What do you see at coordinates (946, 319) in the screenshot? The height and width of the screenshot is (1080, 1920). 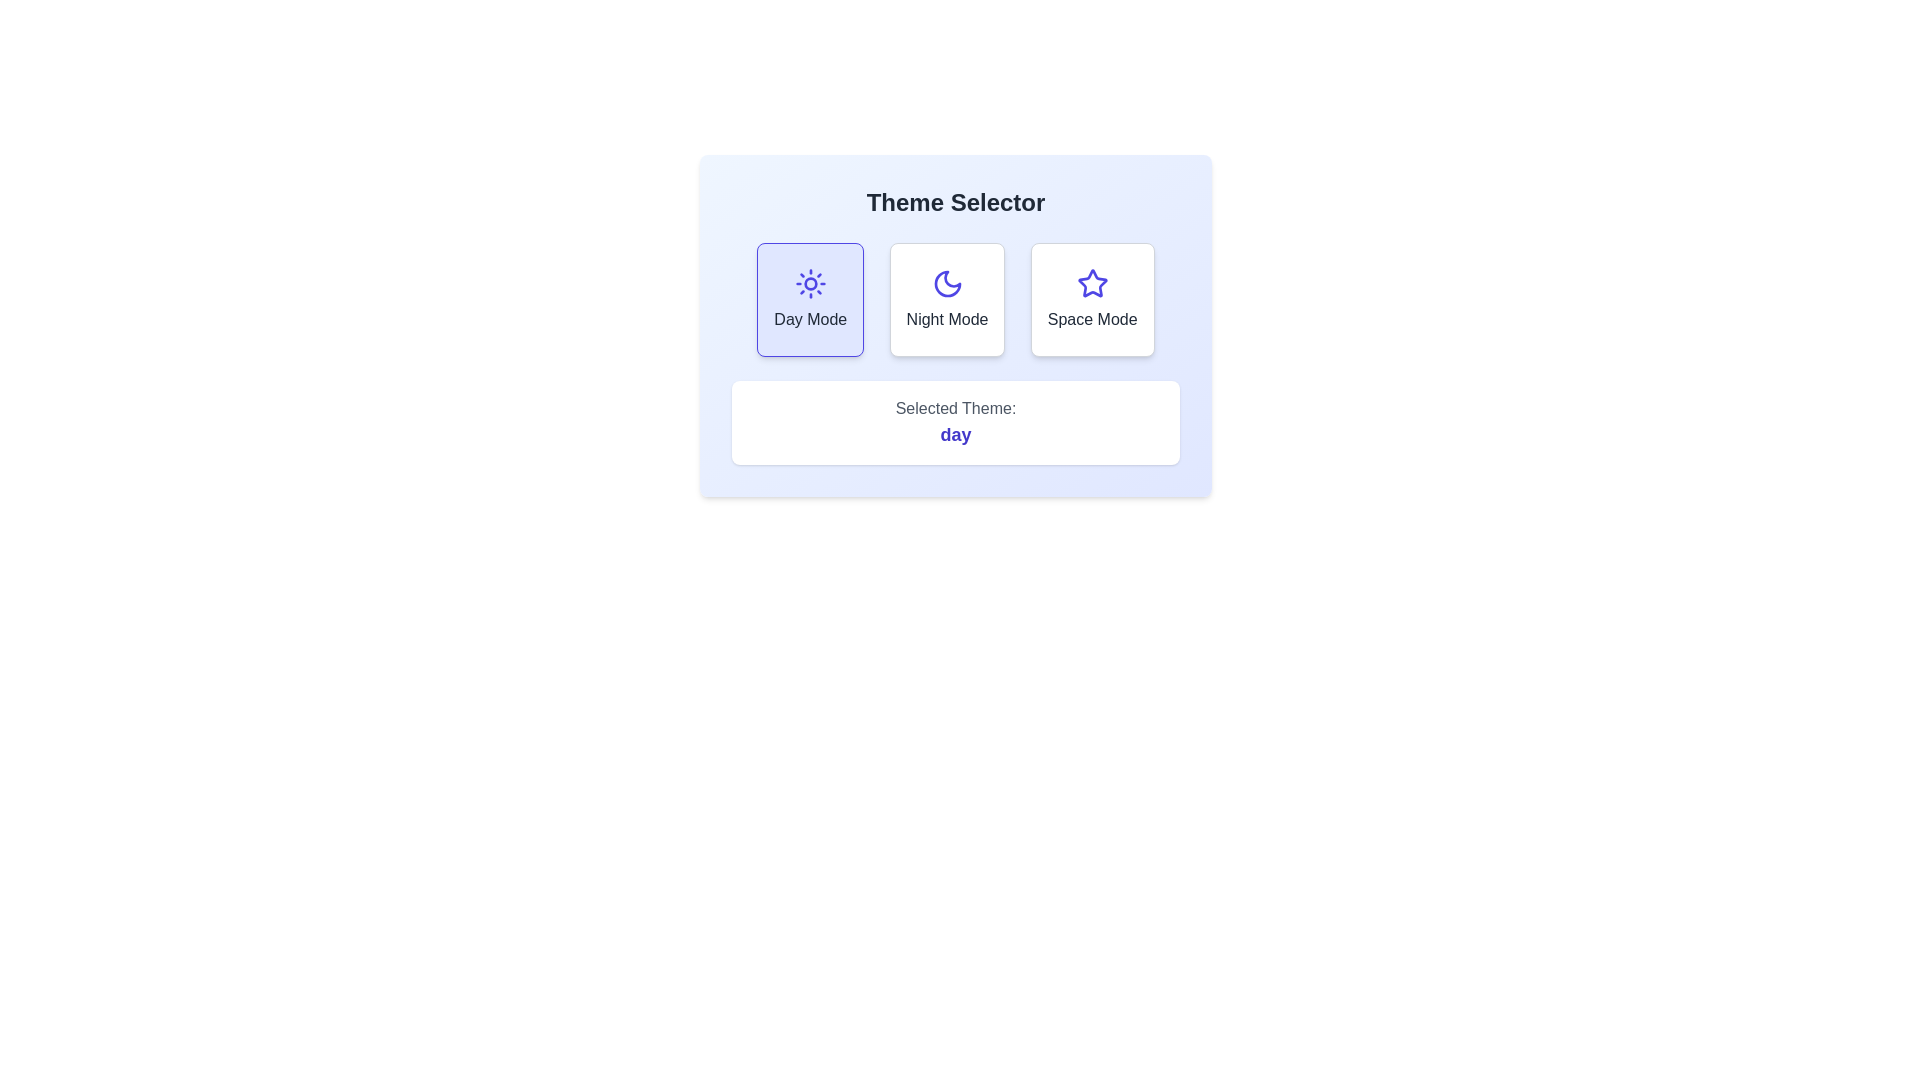 I see `text label 'Night Mode' which is styled in gray color and medium font weight, located in the 'Theme Selector' section of the UI, beneath a moon icon` at bounding box center [946, 319].